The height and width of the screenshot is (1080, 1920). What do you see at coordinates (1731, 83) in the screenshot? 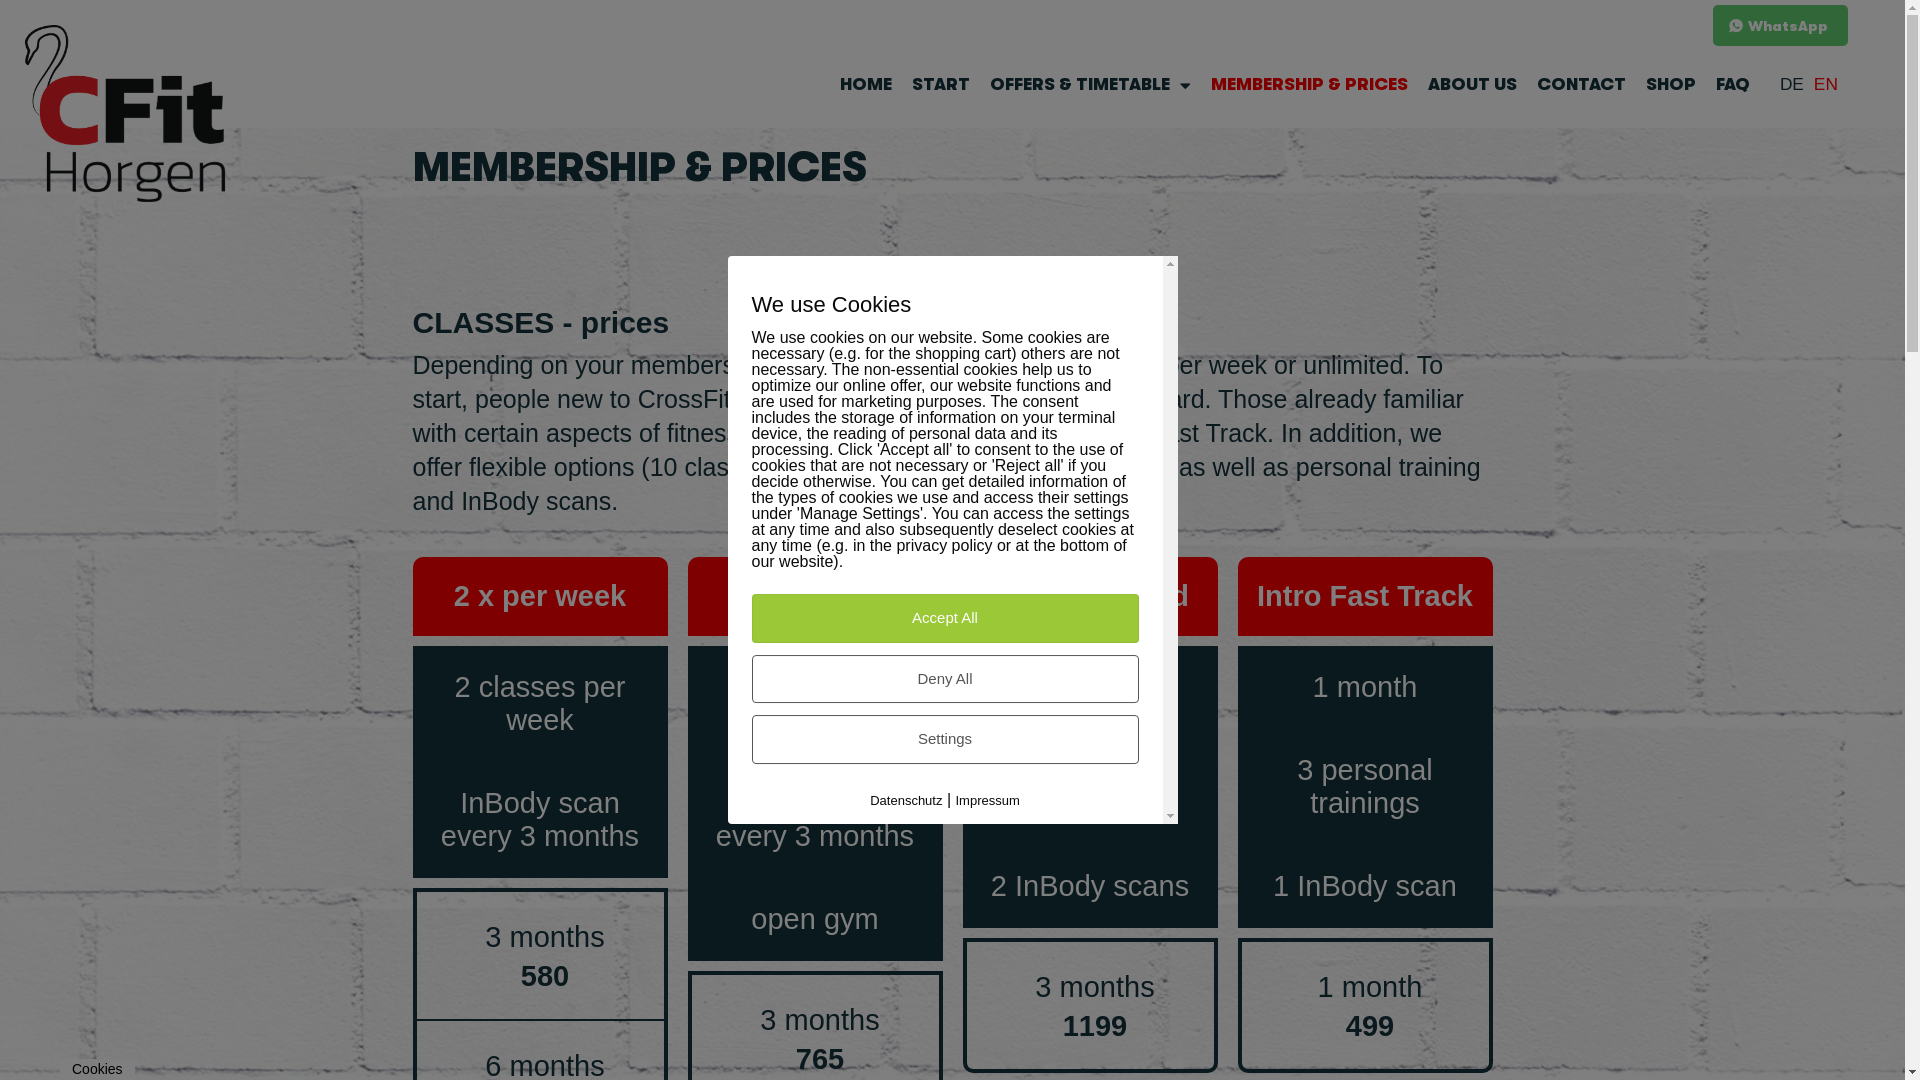
I see `'FAQ'` at bounding box center [1731, 83].